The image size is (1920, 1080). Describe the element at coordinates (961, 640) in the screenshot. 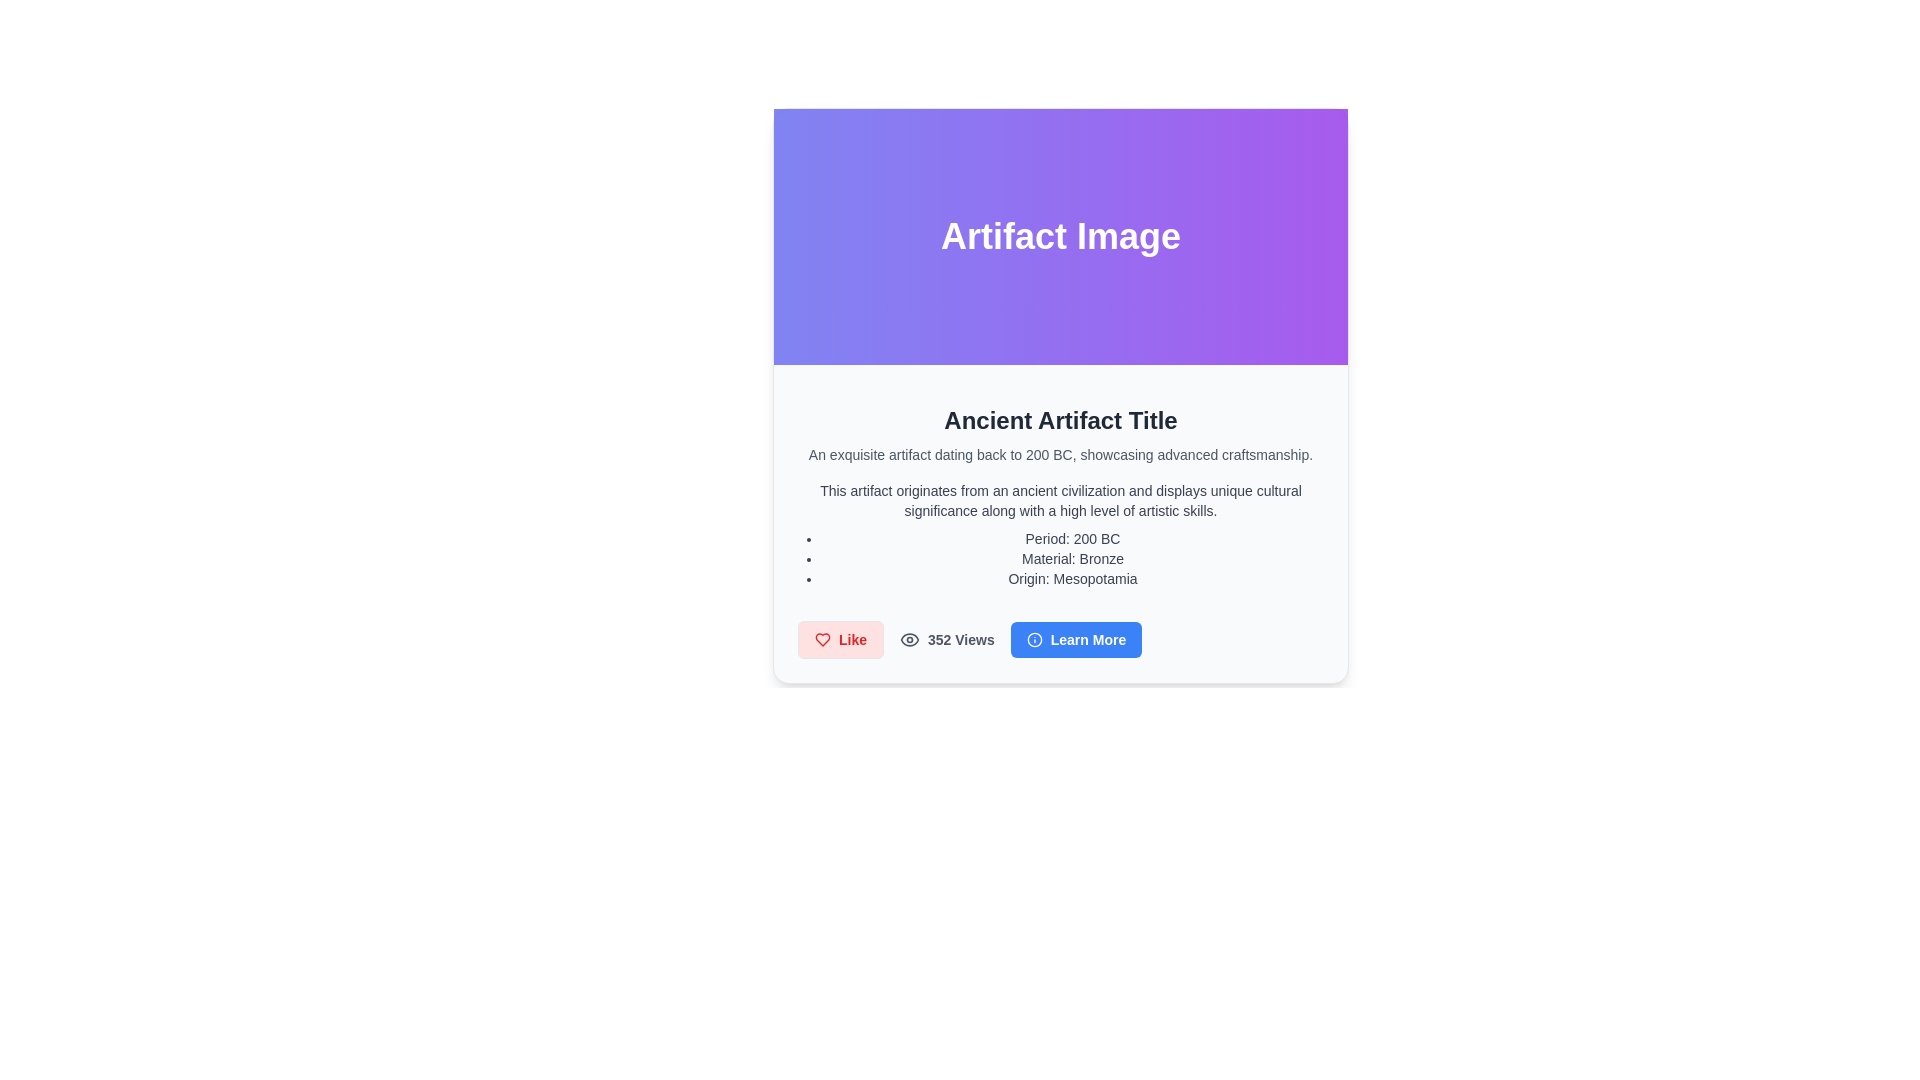

I see `the informational label that shows the number of times the artifact has been viewed, which is located to the right of the eye icon at the bottom center of the card` at that location.